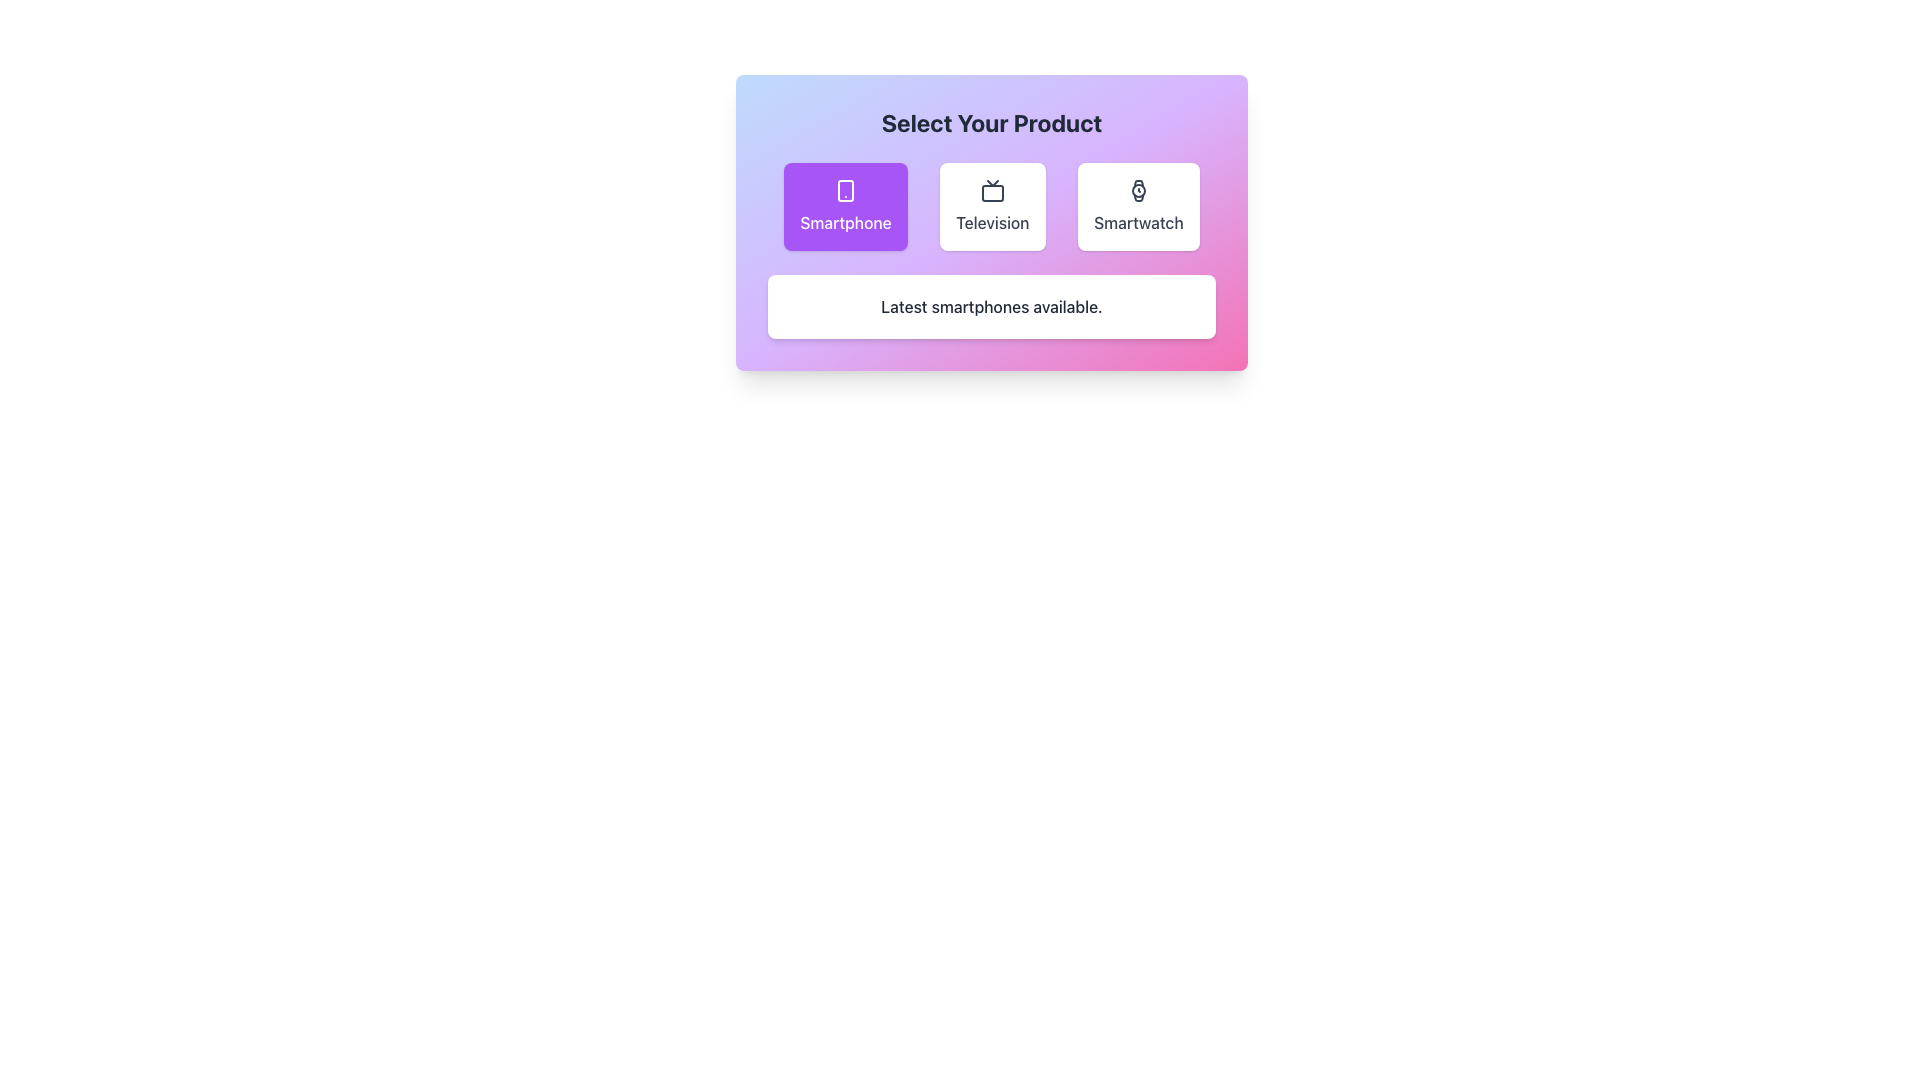  Describe the element at coordinates (1138, 207) in the screenshot. I see `the 'Smartwatch' button, which is the third card in a horizontal list of options, featuring a smartwatch icon and a white background with rounded corners` at that location.